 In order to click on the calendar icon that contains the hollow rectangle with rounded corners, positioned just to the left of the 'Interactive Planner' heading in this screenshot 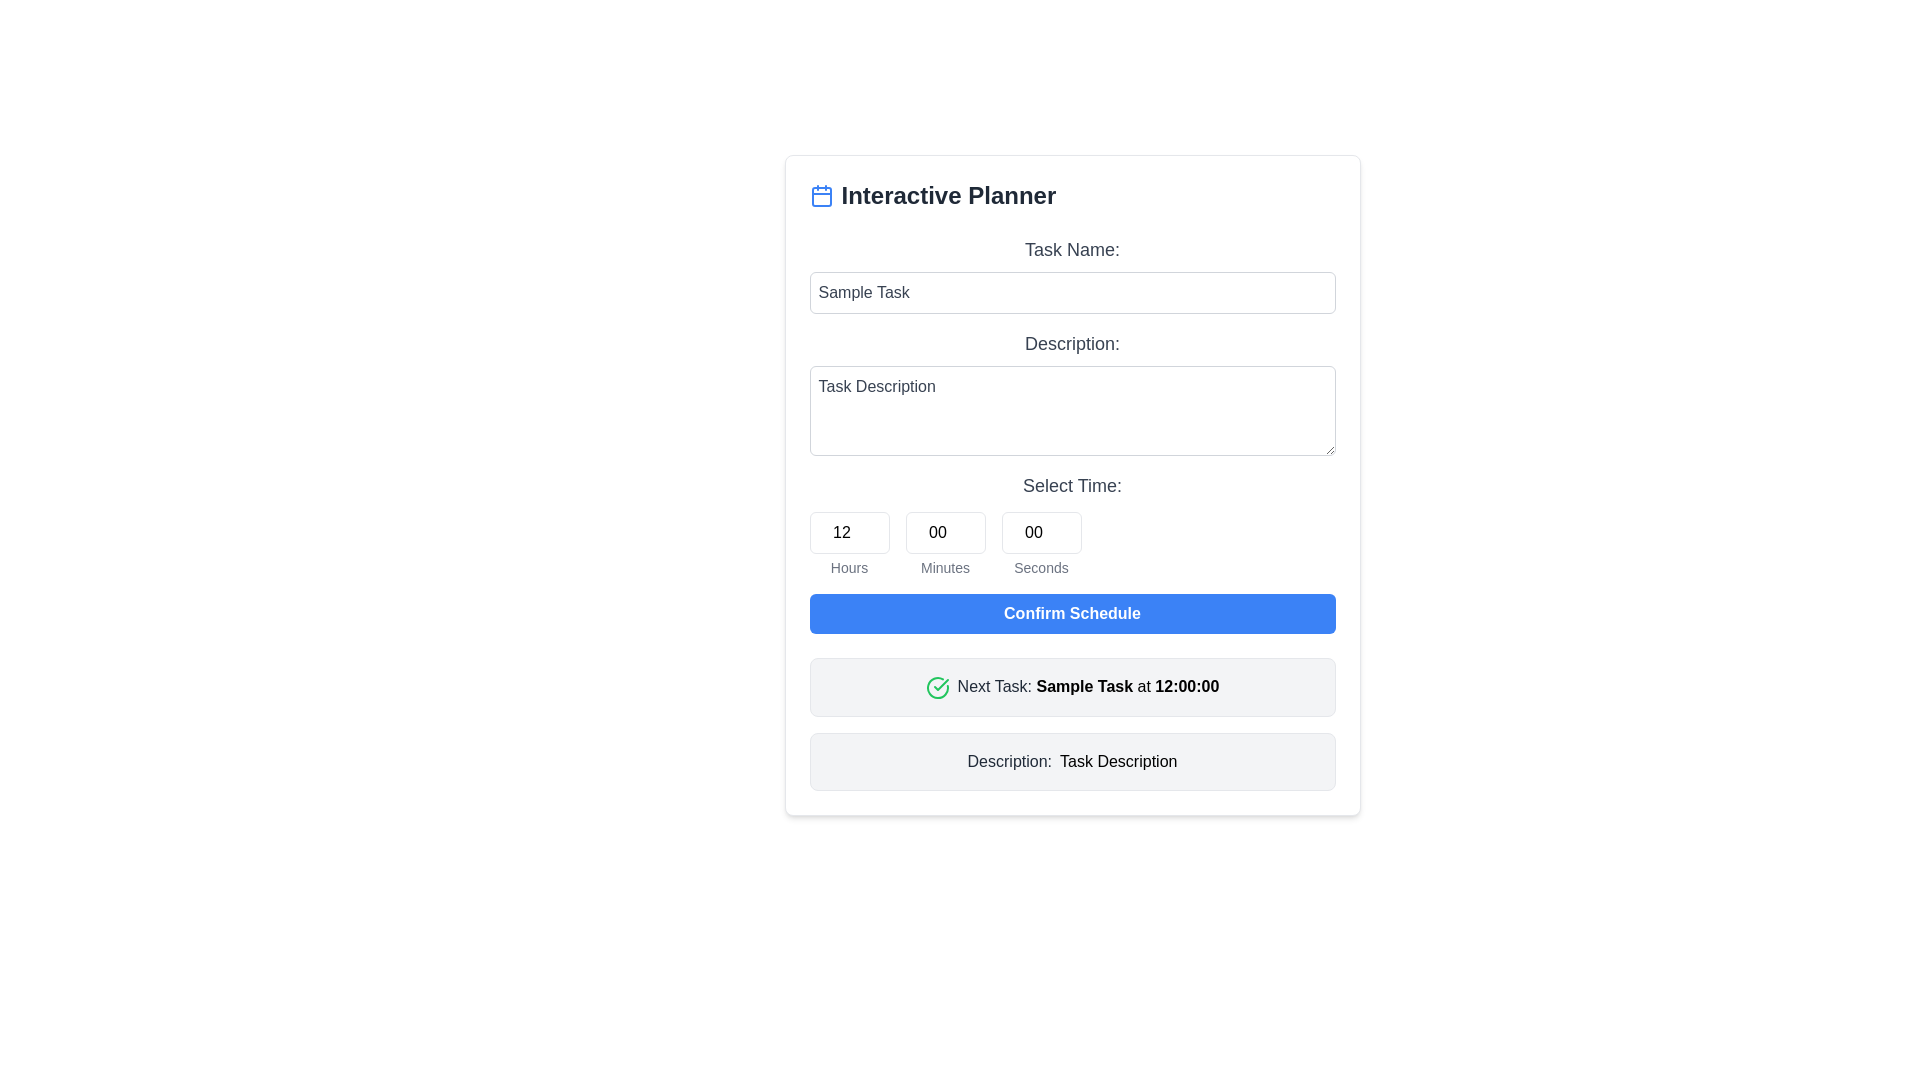, I will do `click(821, 196)`.